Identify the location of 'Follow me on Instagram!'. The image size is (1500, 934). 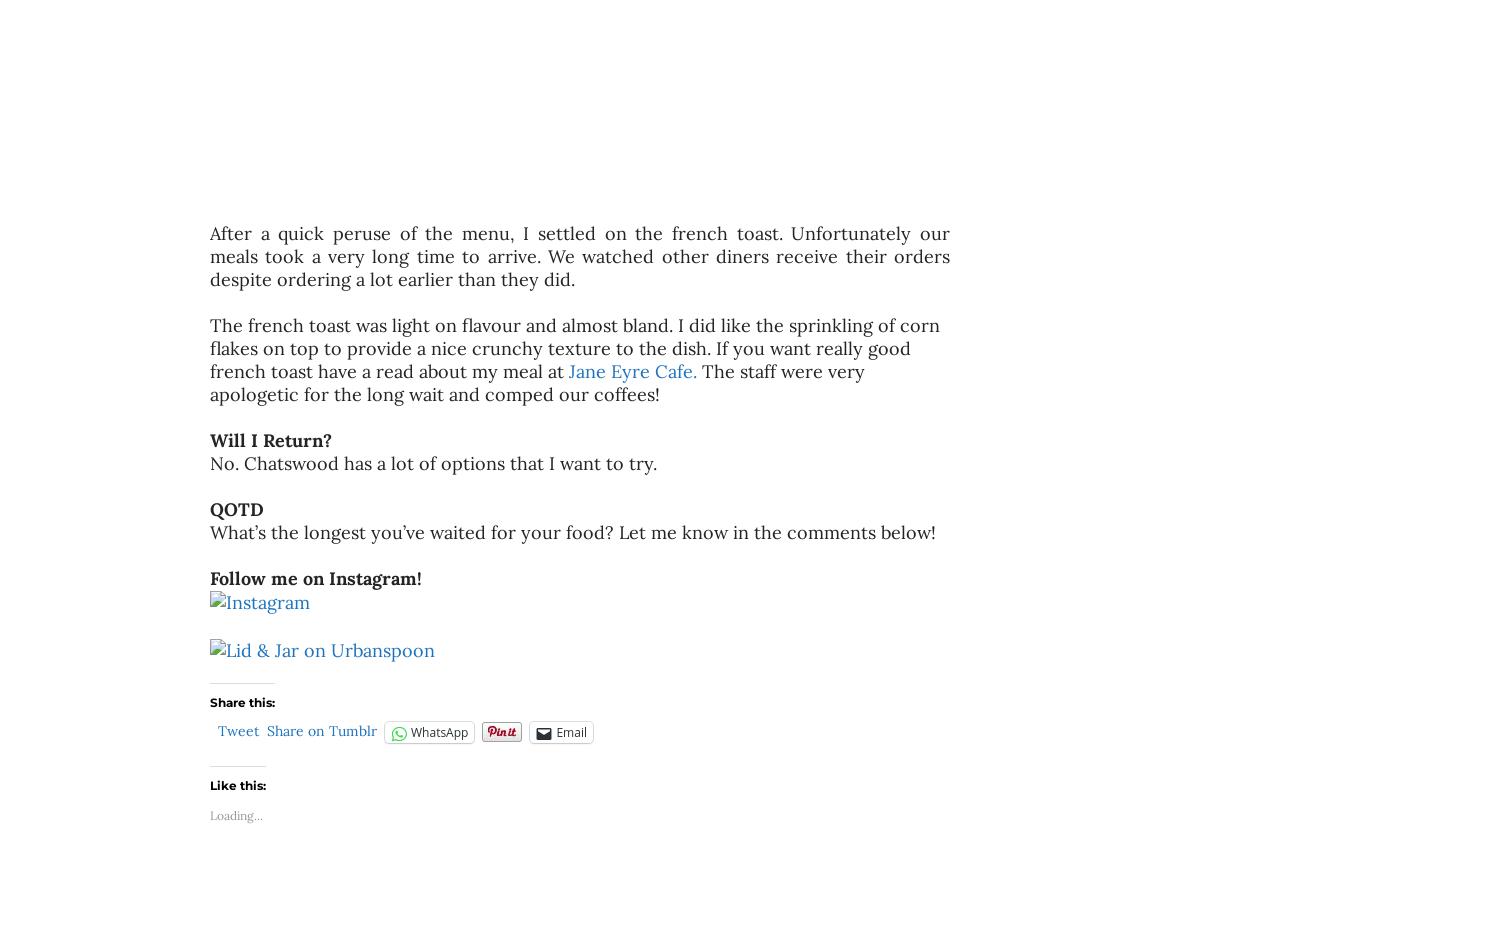
(209, 577).